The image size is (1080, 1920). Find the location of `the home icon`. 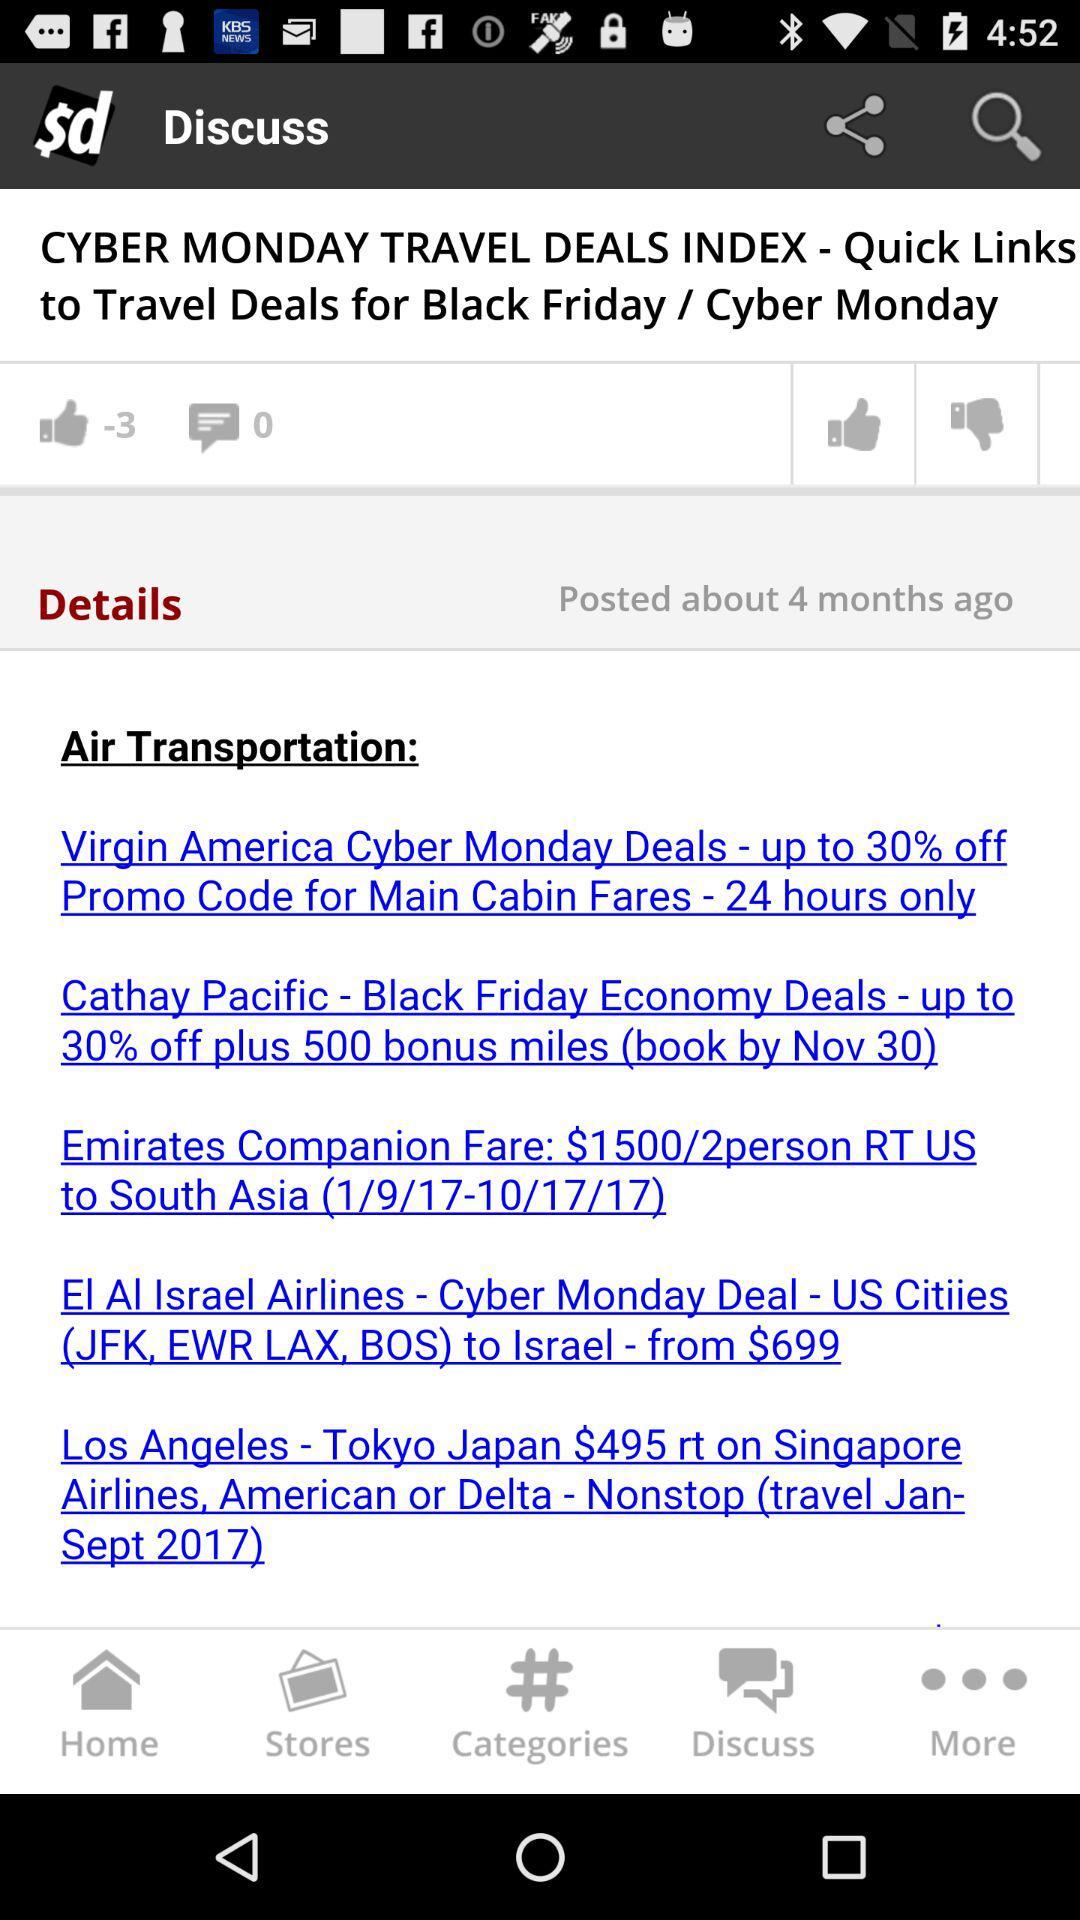

the home icon is located at coordinates (108, 1836).